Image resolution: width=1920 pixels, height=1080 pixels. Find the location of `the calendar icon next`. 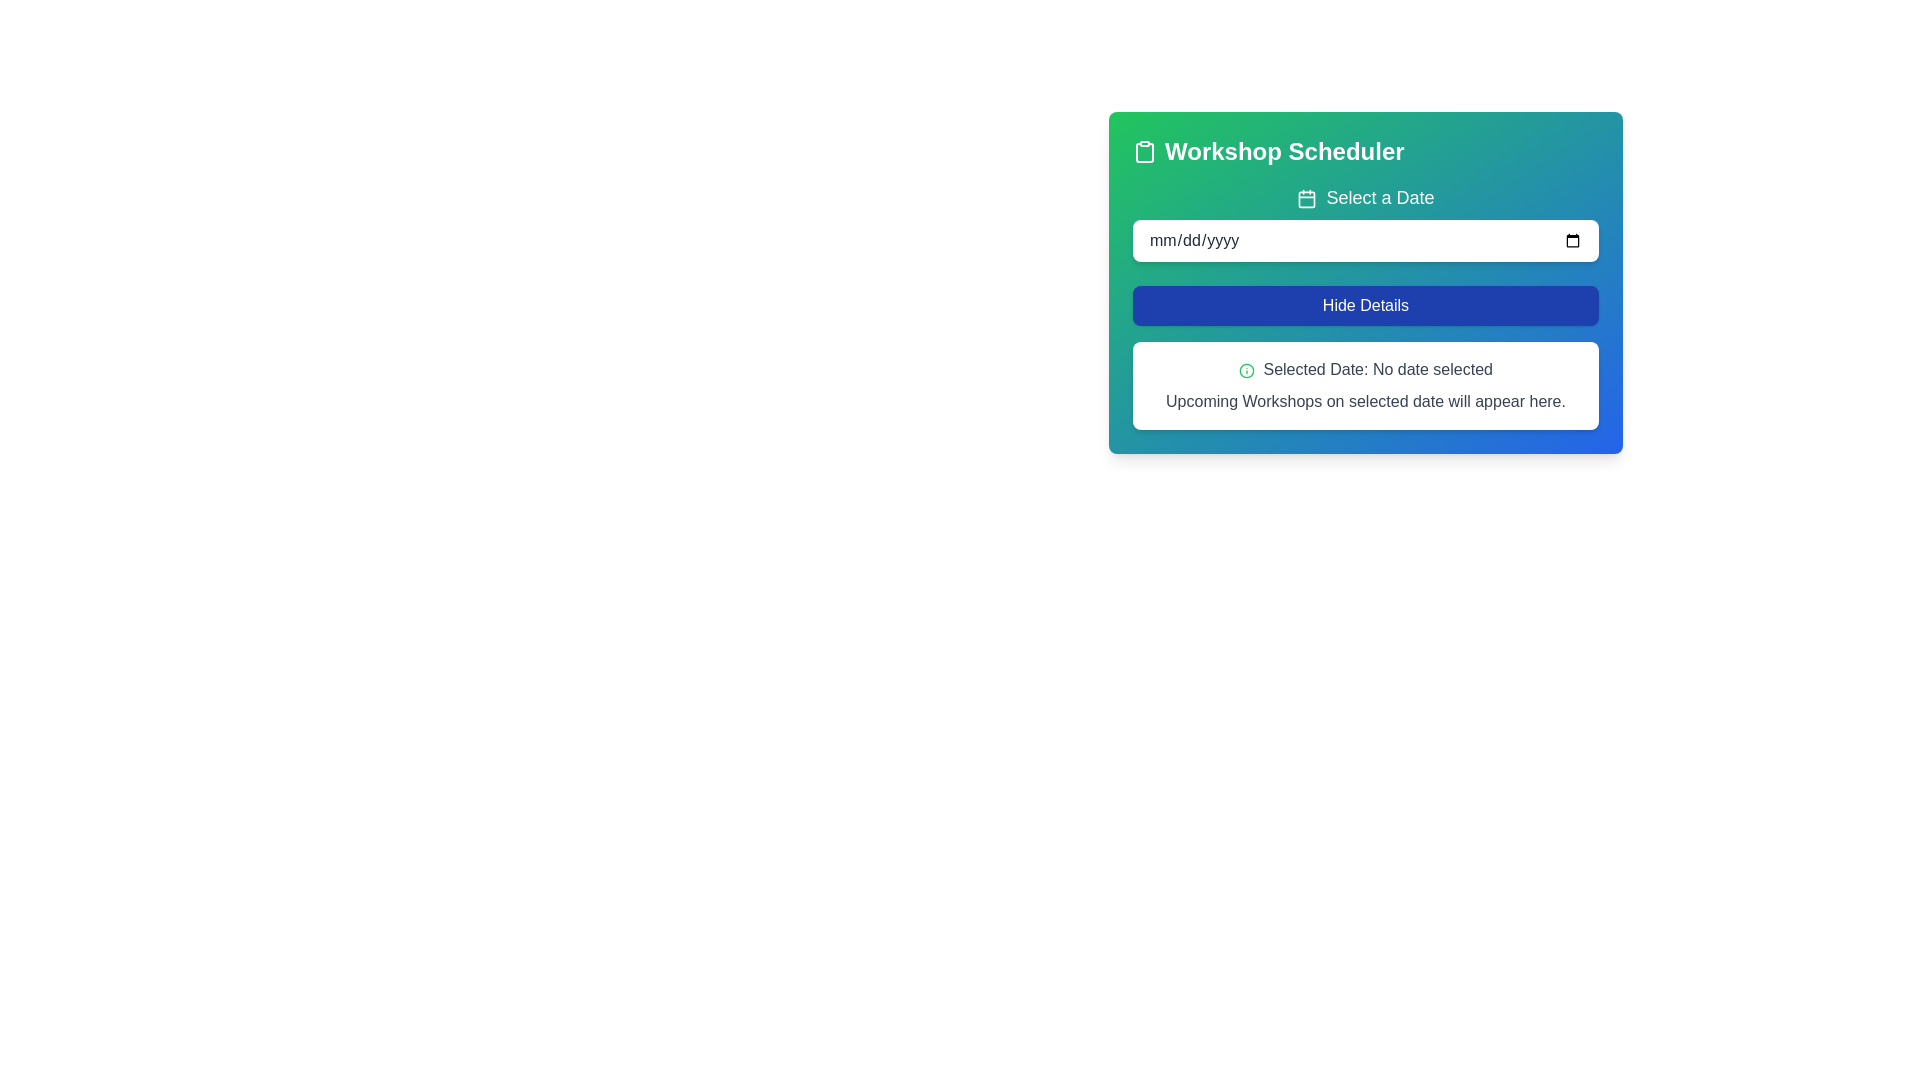

the calendar icon next is located at coordinates (1365, 239).